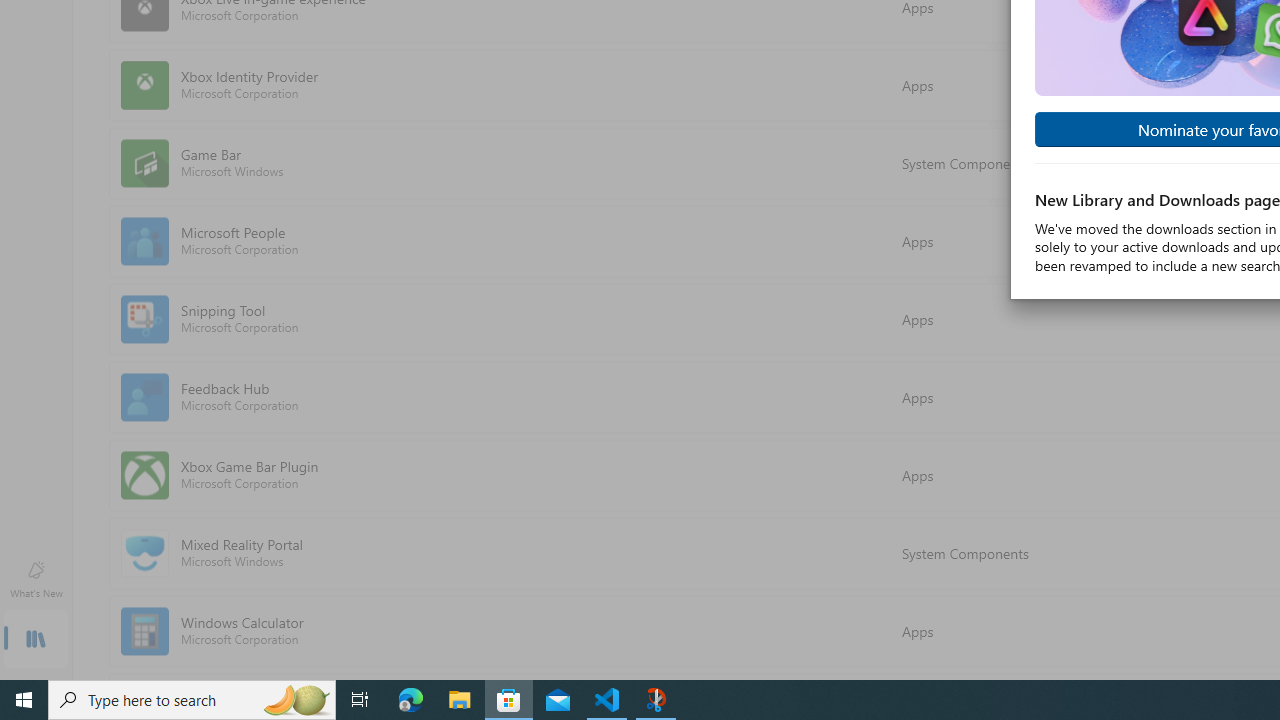  Describe the element at coordinates (35, 640) in the screenshot. I see `'Library'` at that location.